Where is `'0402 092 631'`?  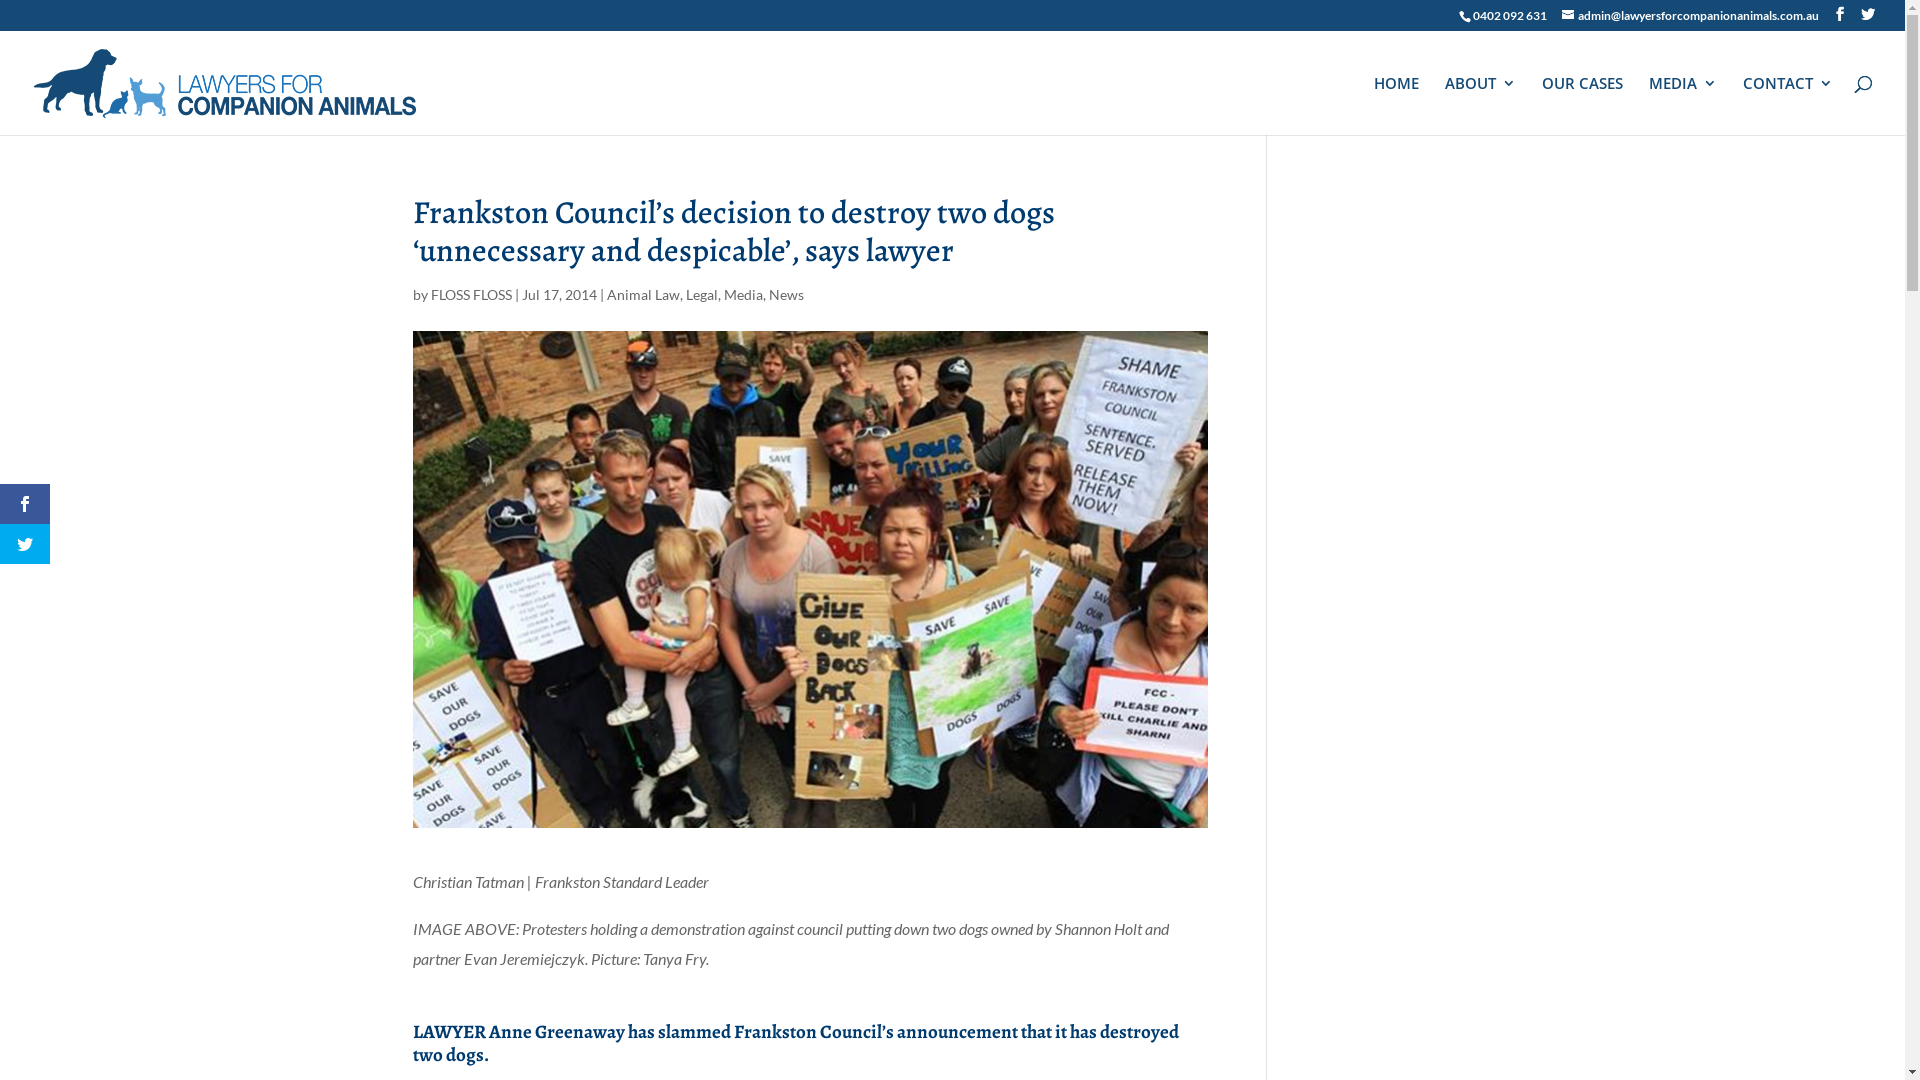 '0402 092 631' is located at coordinates (1473, 15).